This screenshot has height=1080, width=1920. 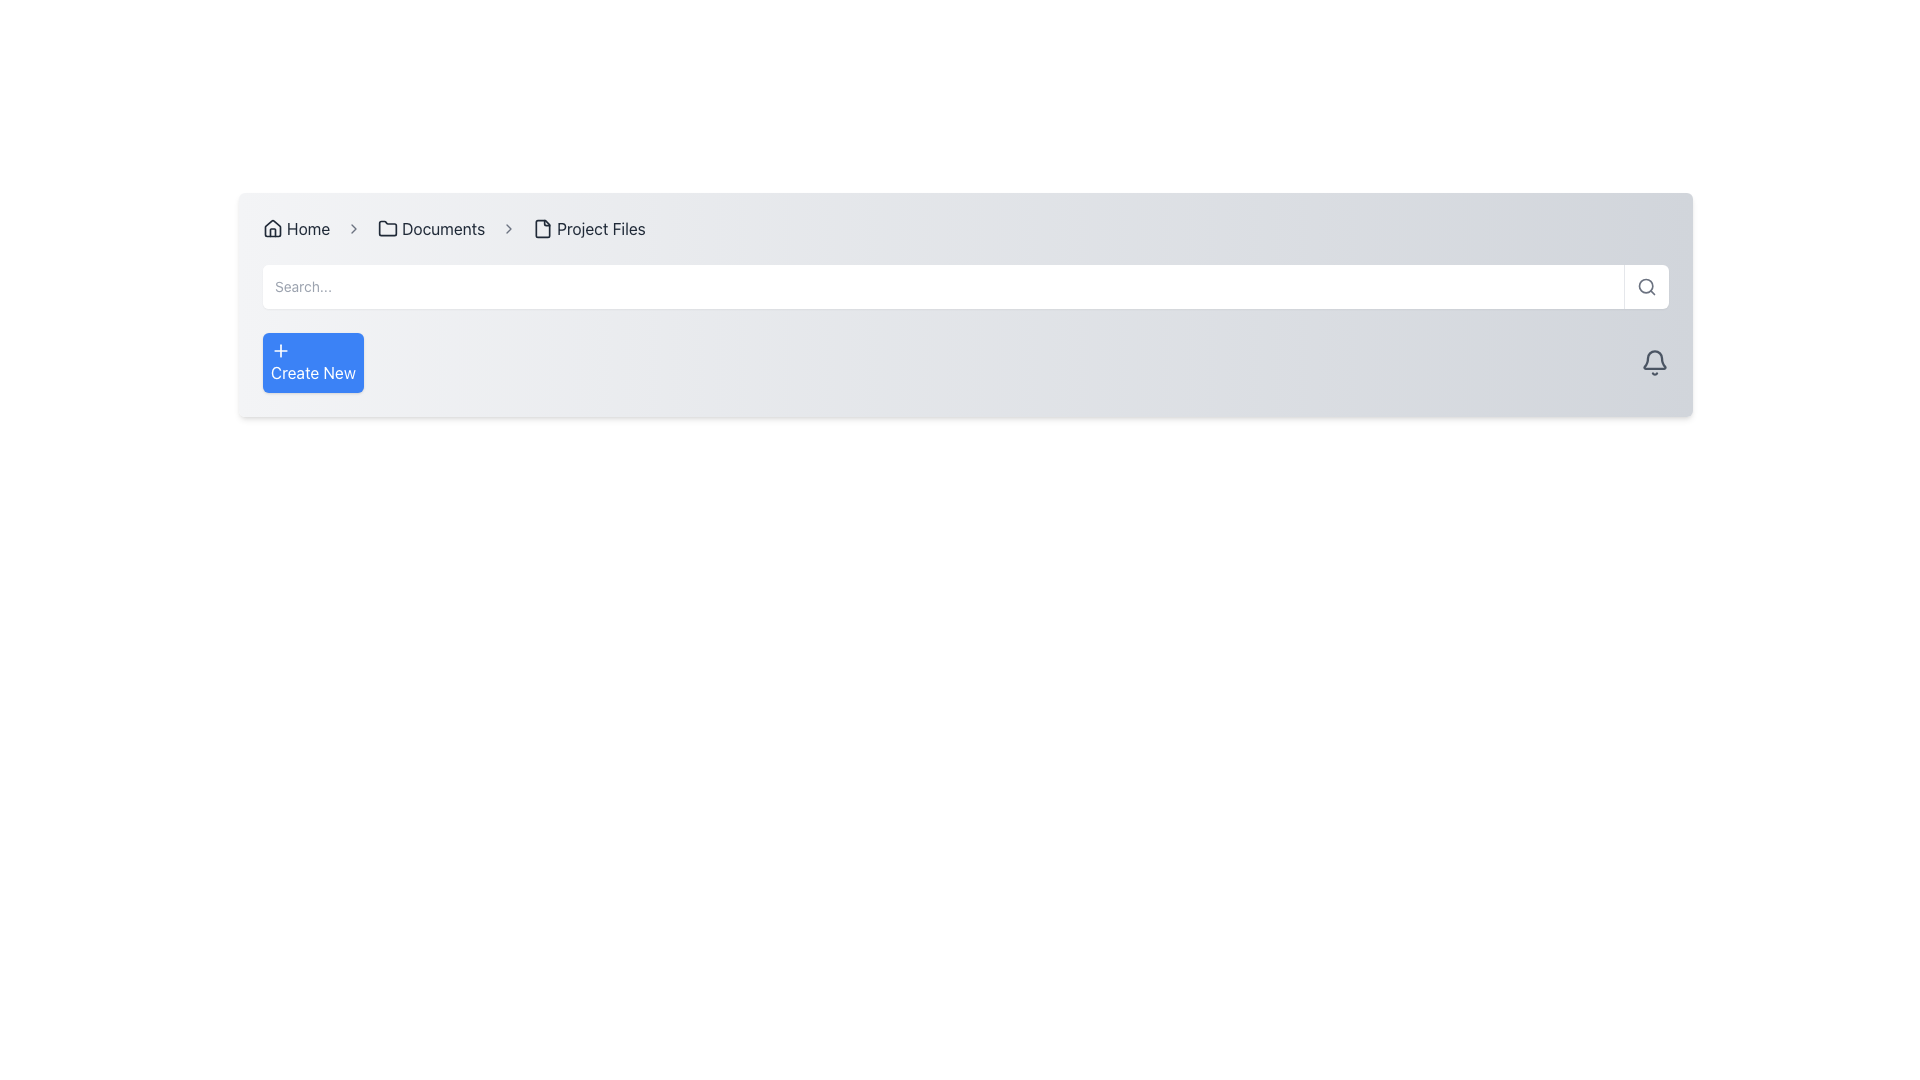 What do you see at coordinates (509, 227) in the screenshot?
I see `the rightward-facing chevron icon in the breadcrumb navigation that separates the 'Documents' label and the 'Project Files' label` at bounding box center [509, 227].